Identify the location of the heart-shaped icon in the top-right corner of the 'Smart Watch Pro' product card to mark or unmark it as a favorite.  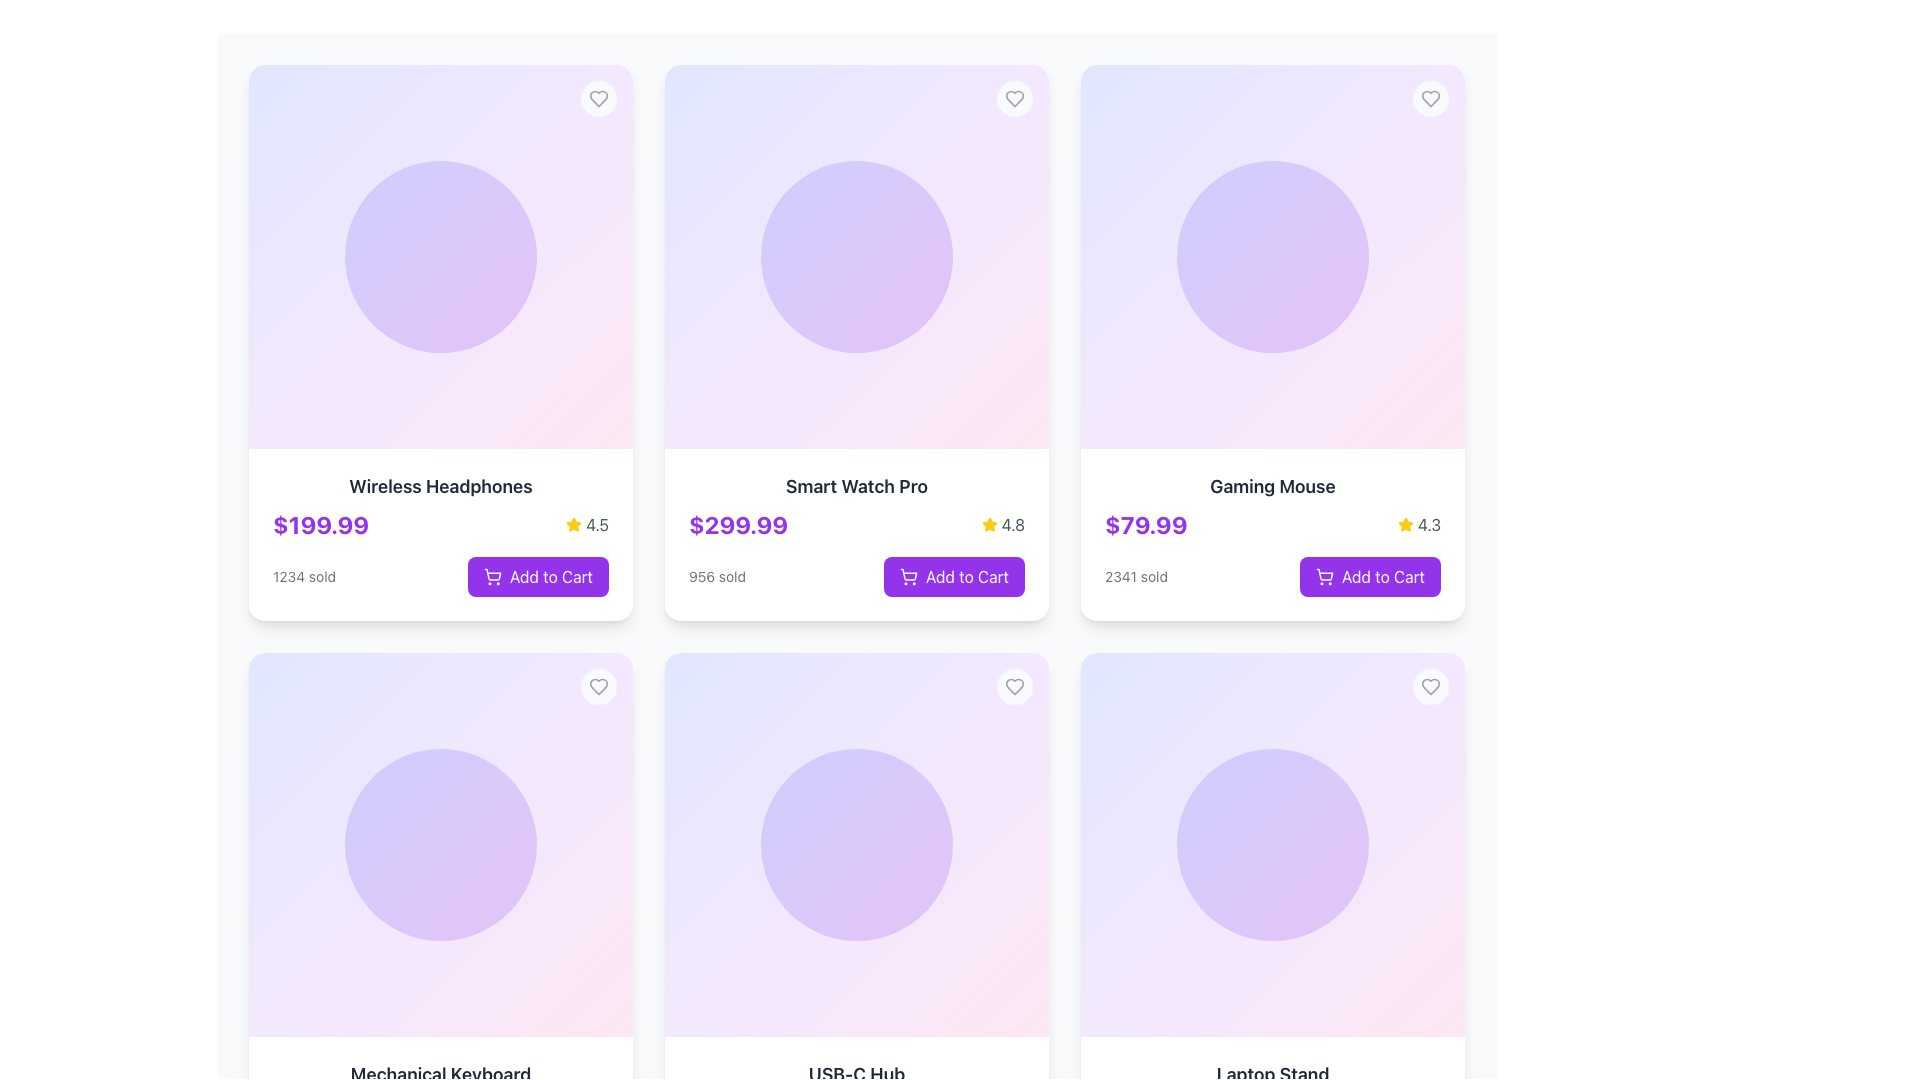
(1014, 99).